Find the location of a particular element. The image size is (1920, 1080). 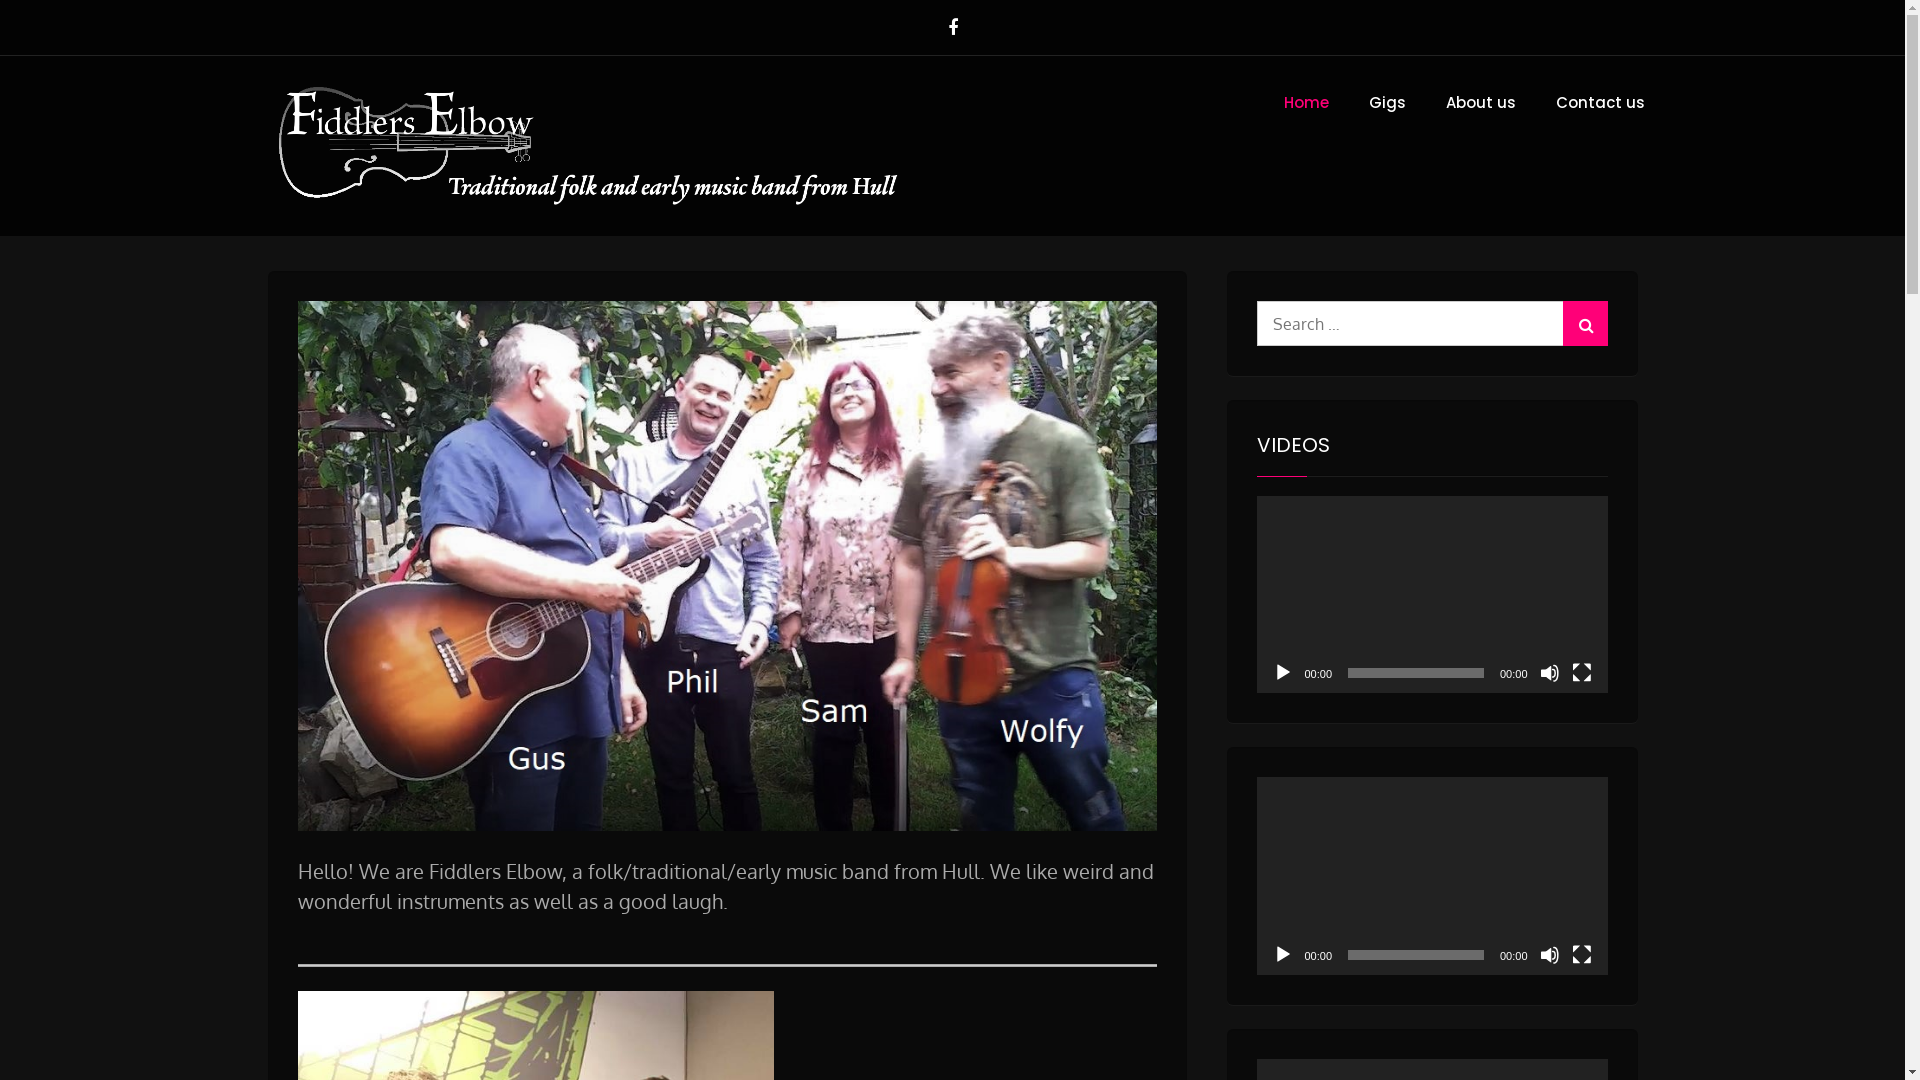

'Fullscreen' is located at coordinates (1570, 954).